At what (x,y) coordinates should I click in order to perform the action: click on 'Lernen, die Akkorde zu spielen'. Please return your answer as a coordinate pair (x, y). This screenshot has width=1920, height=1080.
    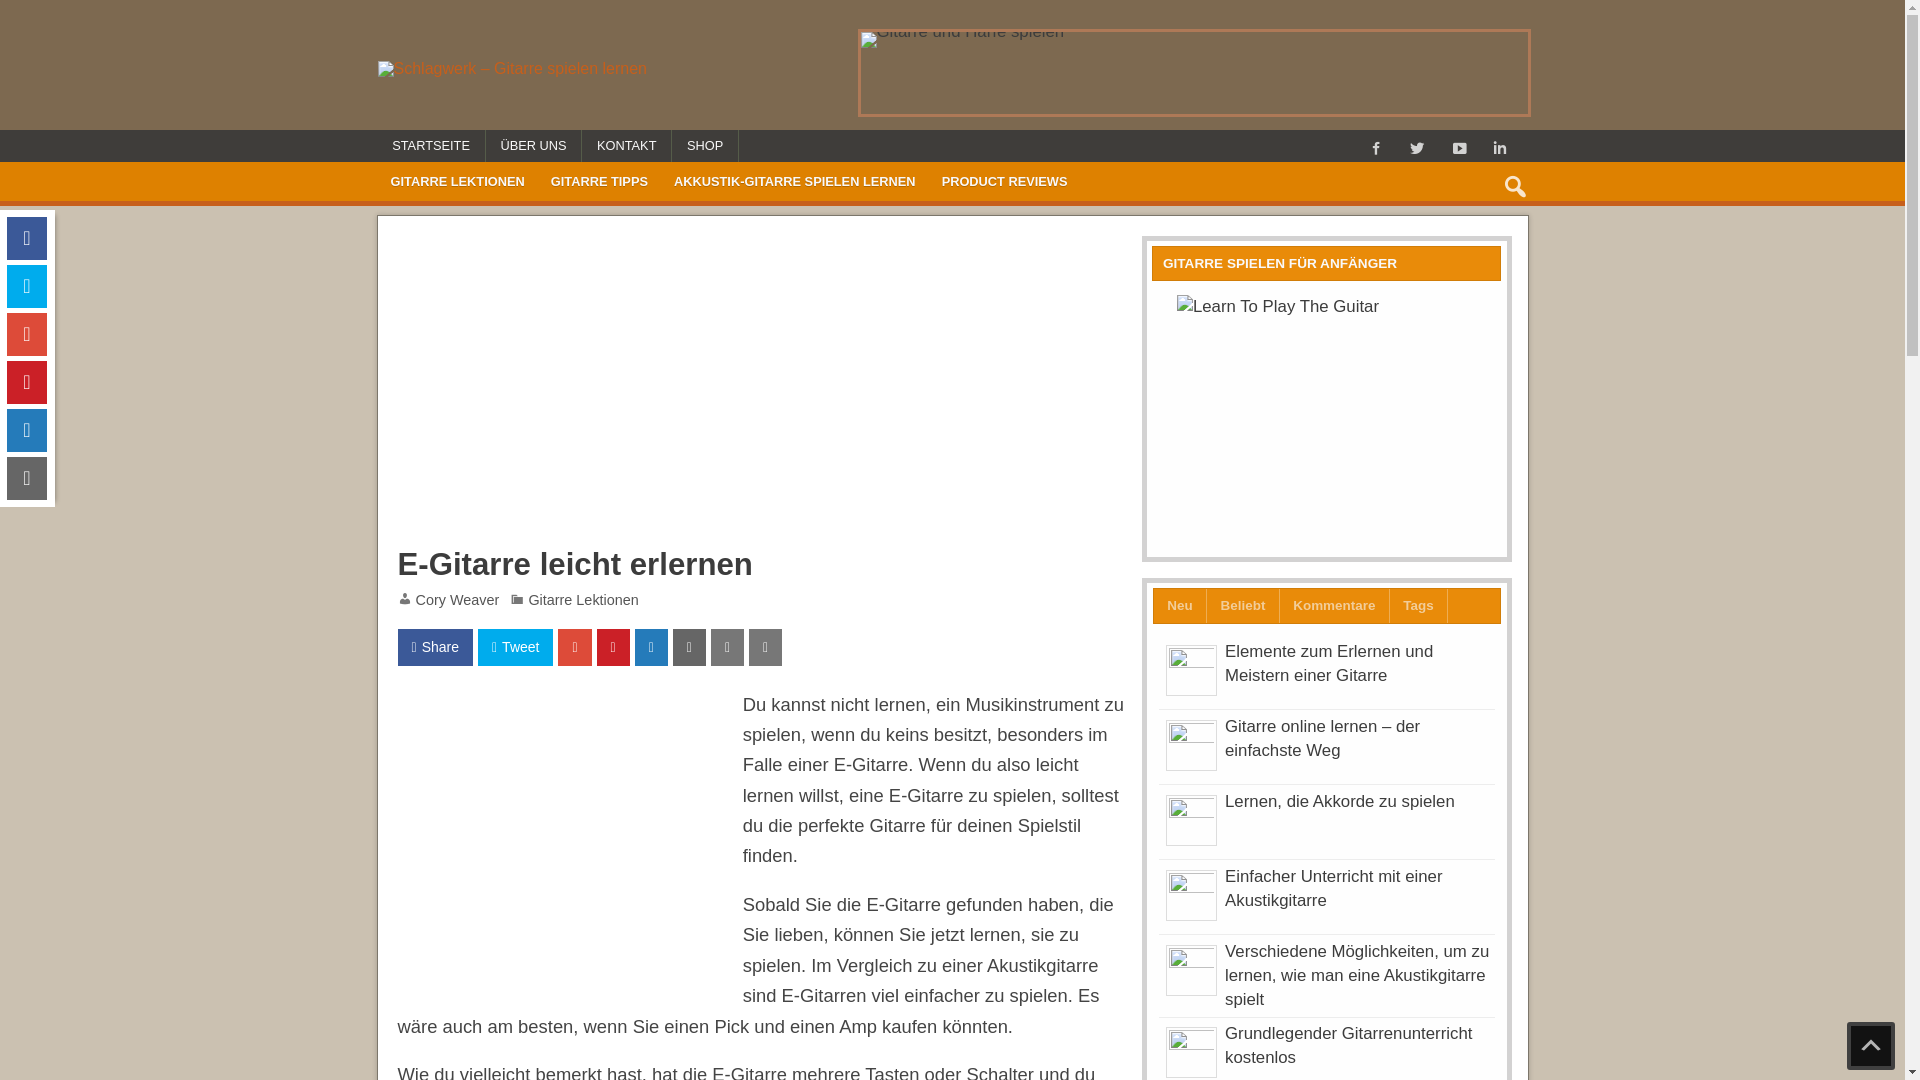
    Looking at the image, I should click on (1339, 800).